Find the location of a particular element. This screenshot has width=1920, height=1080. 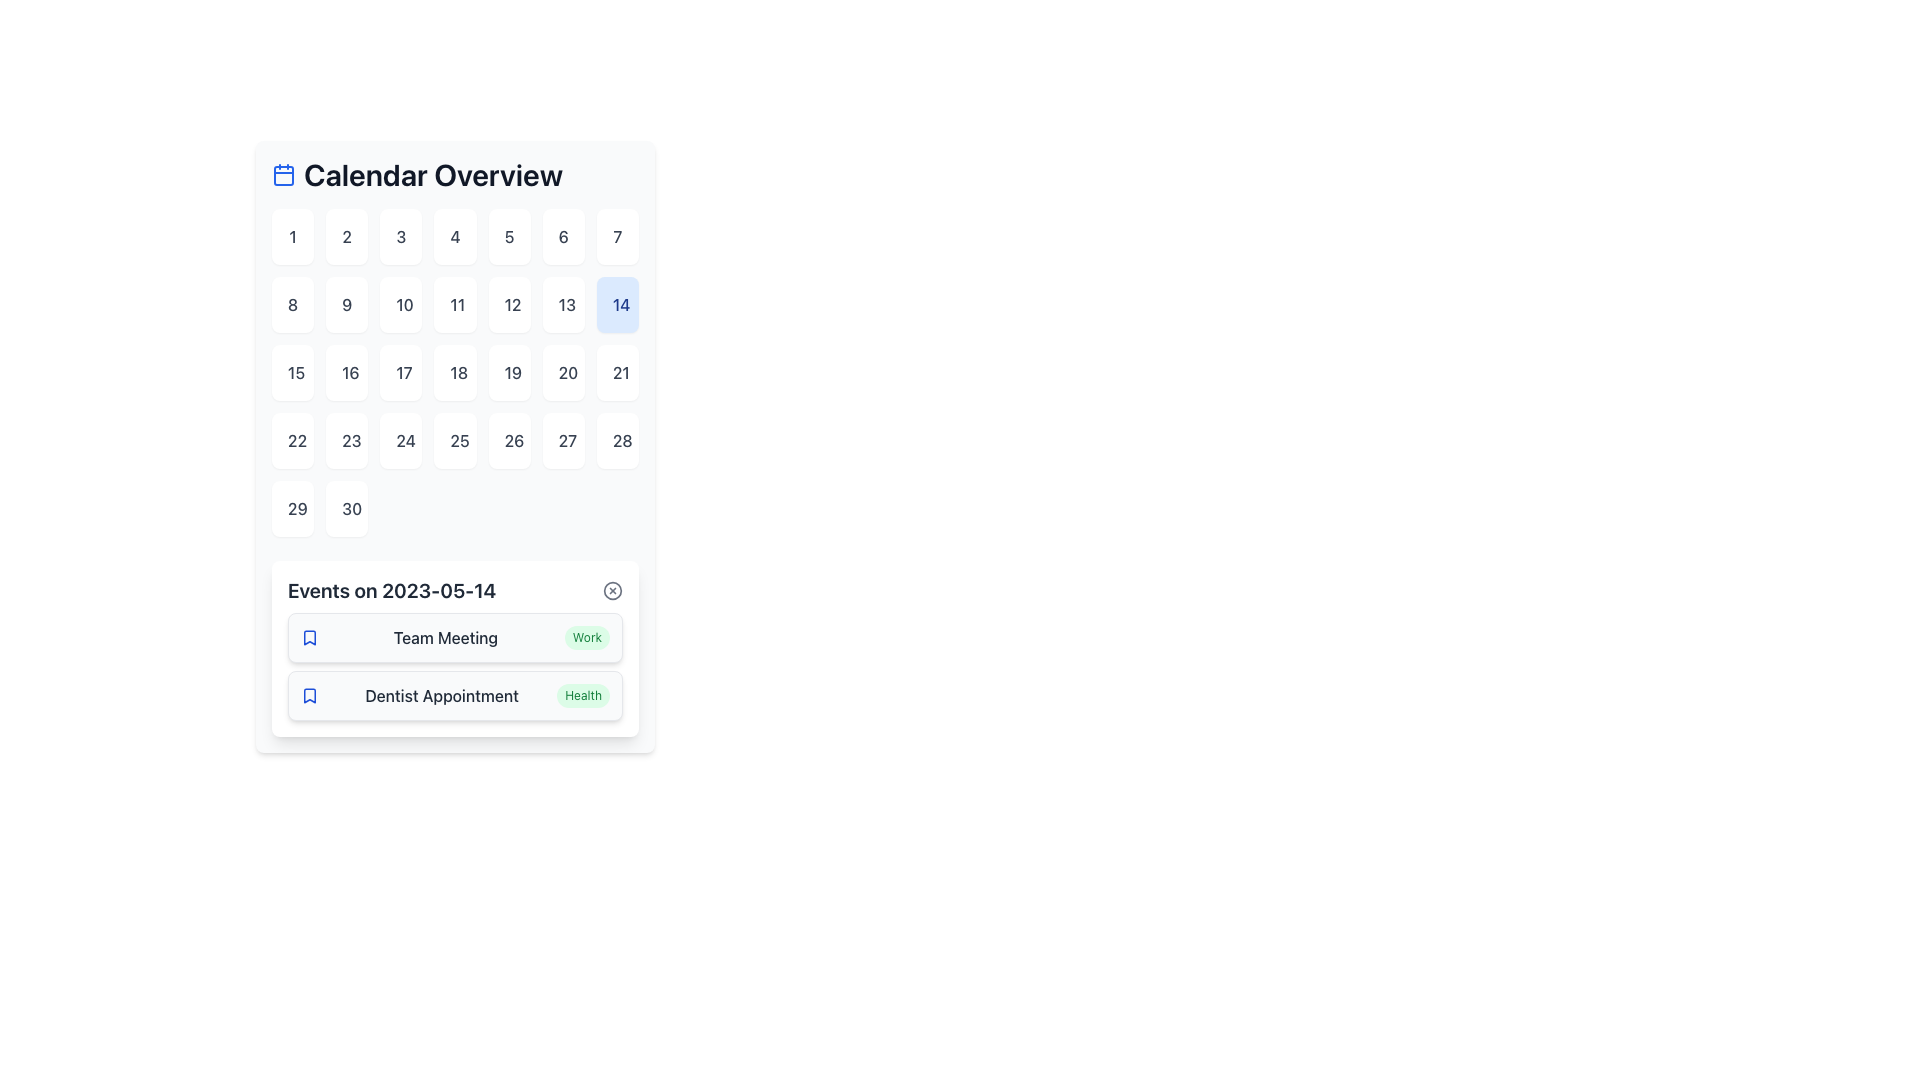

the button representing the date 6 in the calendar layout is located at coordinates (562, 235).